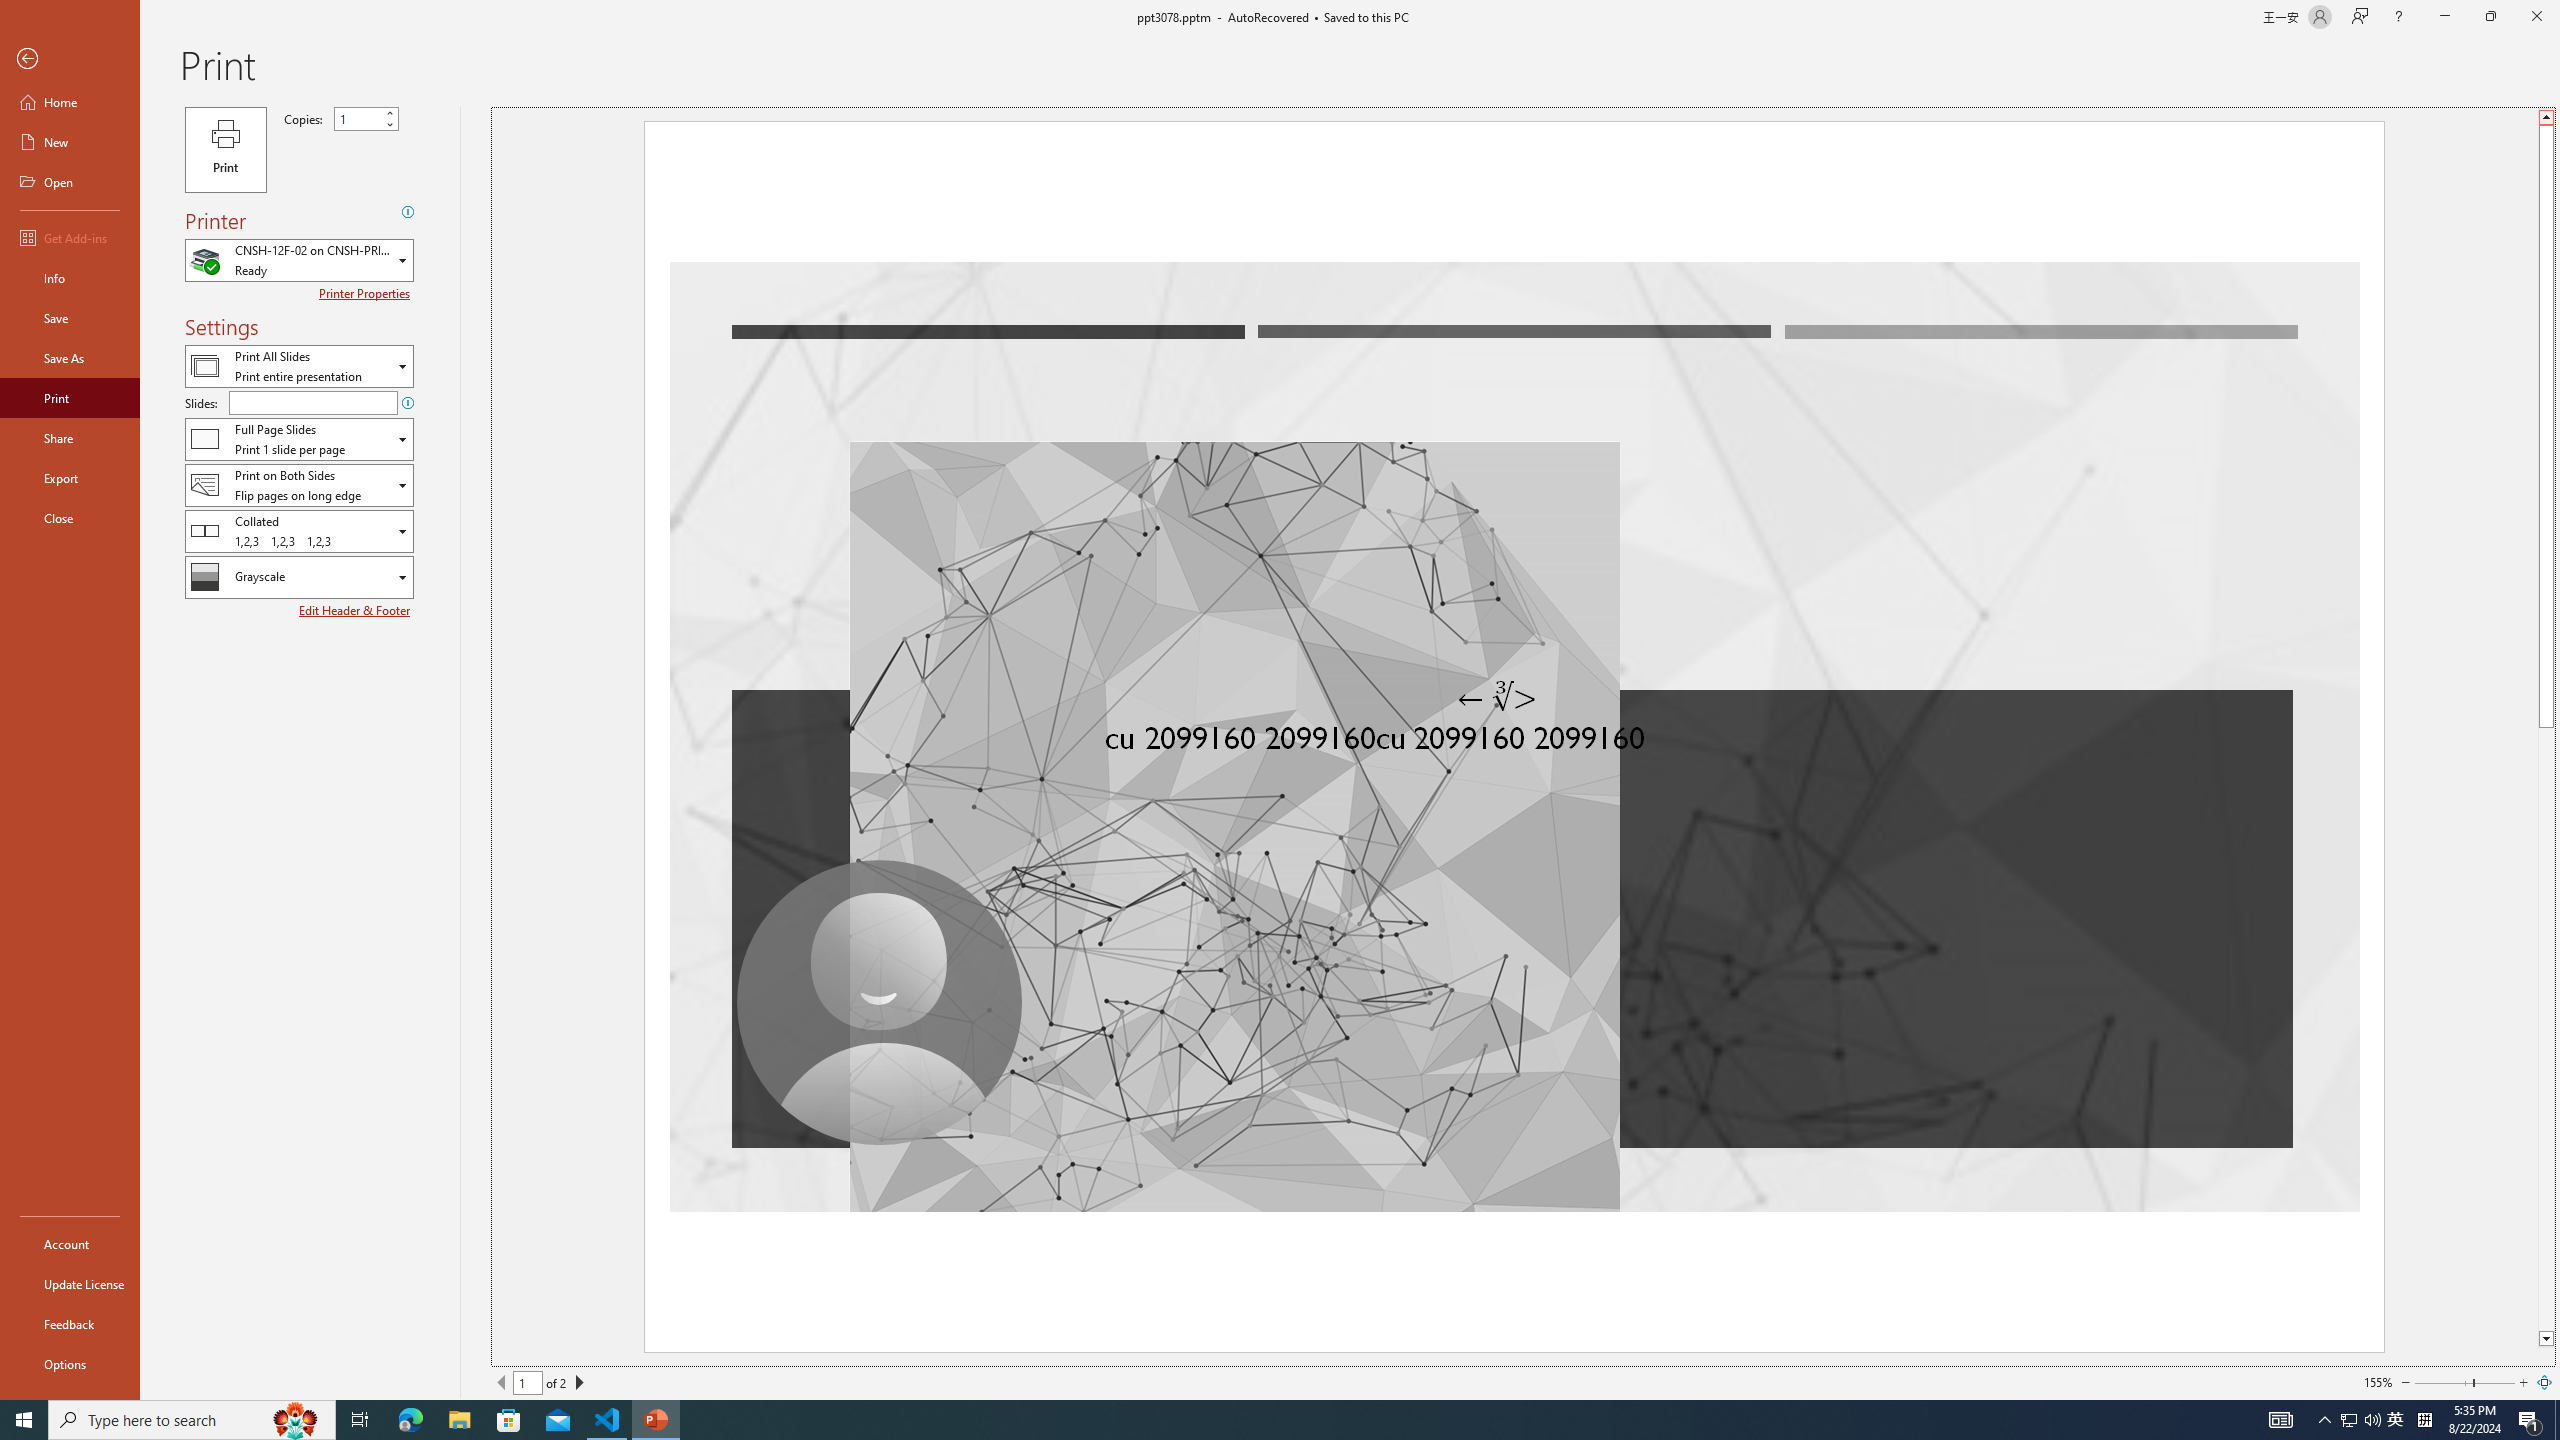 The image size is (2560, 1440). I want to click on 'Get Add-ins', so click(69, 237).